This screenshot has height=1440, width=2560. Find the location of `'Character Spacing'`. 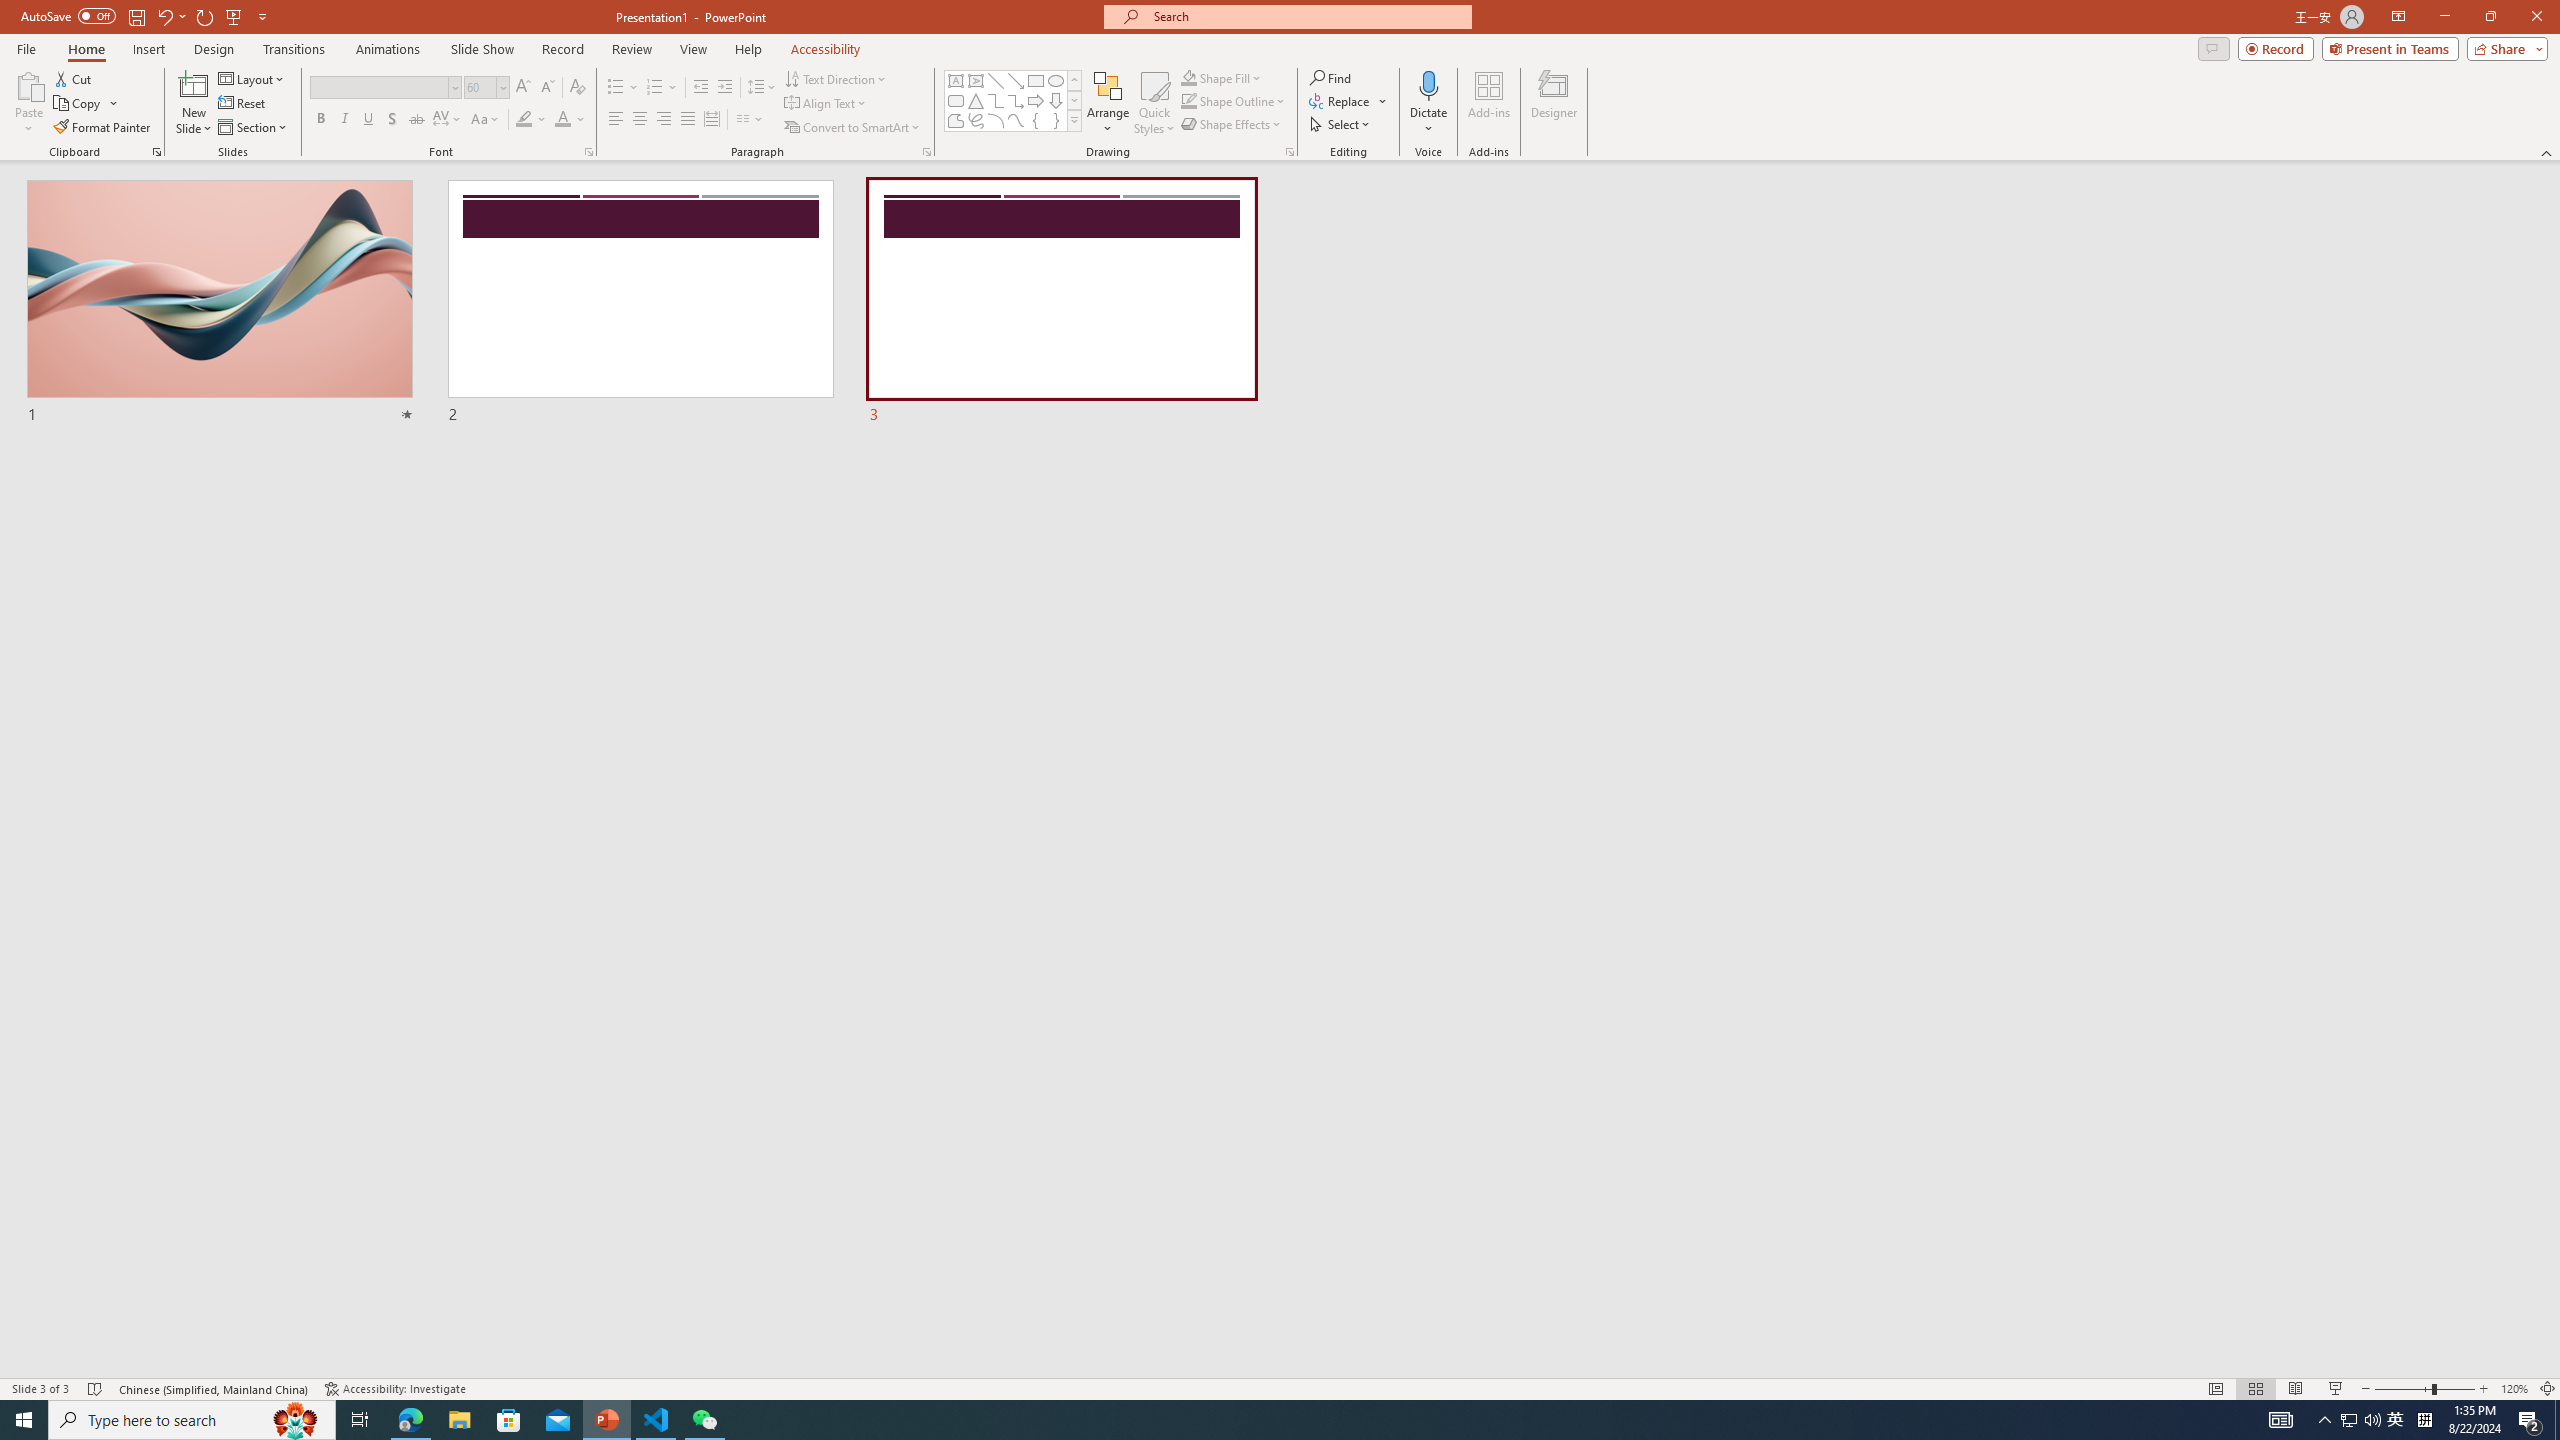

'Character Spacing' is located at coordinates (448, 118).